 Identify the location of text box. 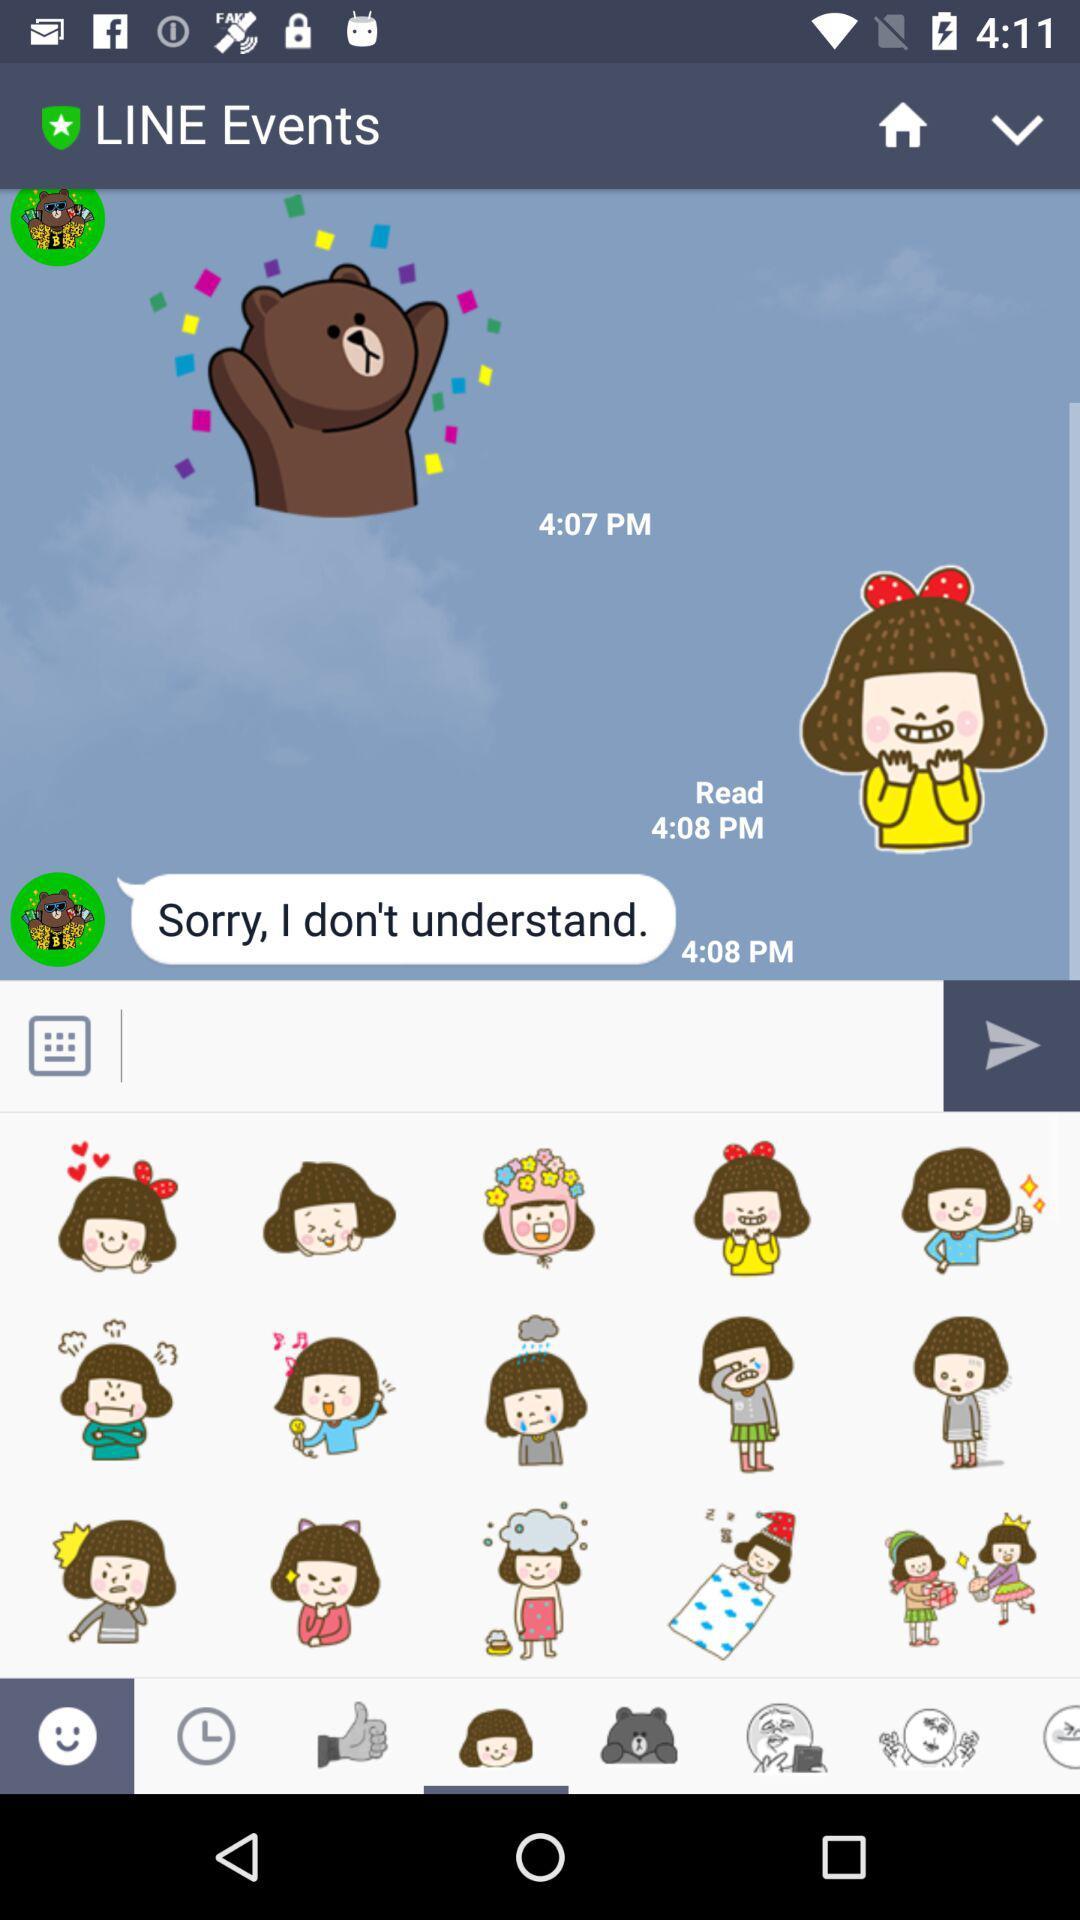
(518, 1044).